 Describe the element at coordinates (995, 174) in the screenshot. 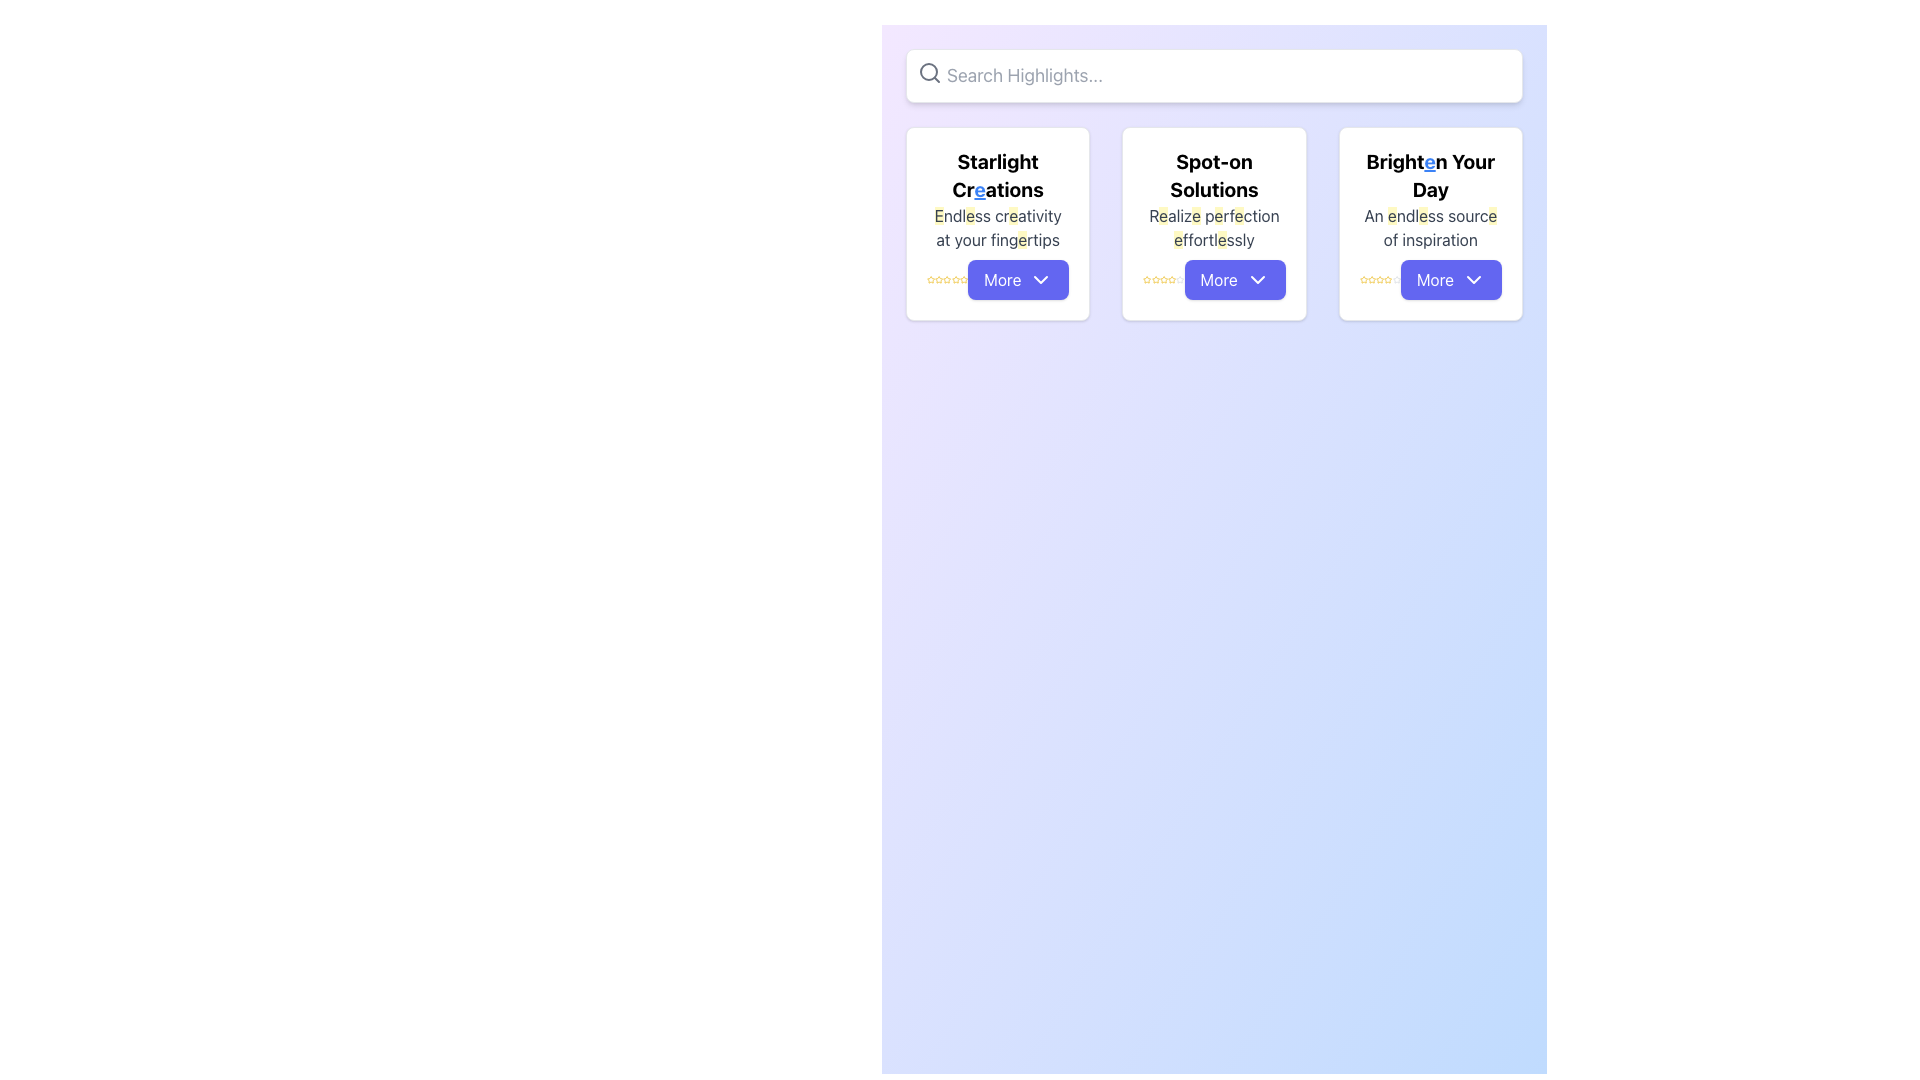

I see `the text snippet displaying 'Starlight Cr', which is styled in bold, black font and is part of the title 'Starlight Creations'` at that location.